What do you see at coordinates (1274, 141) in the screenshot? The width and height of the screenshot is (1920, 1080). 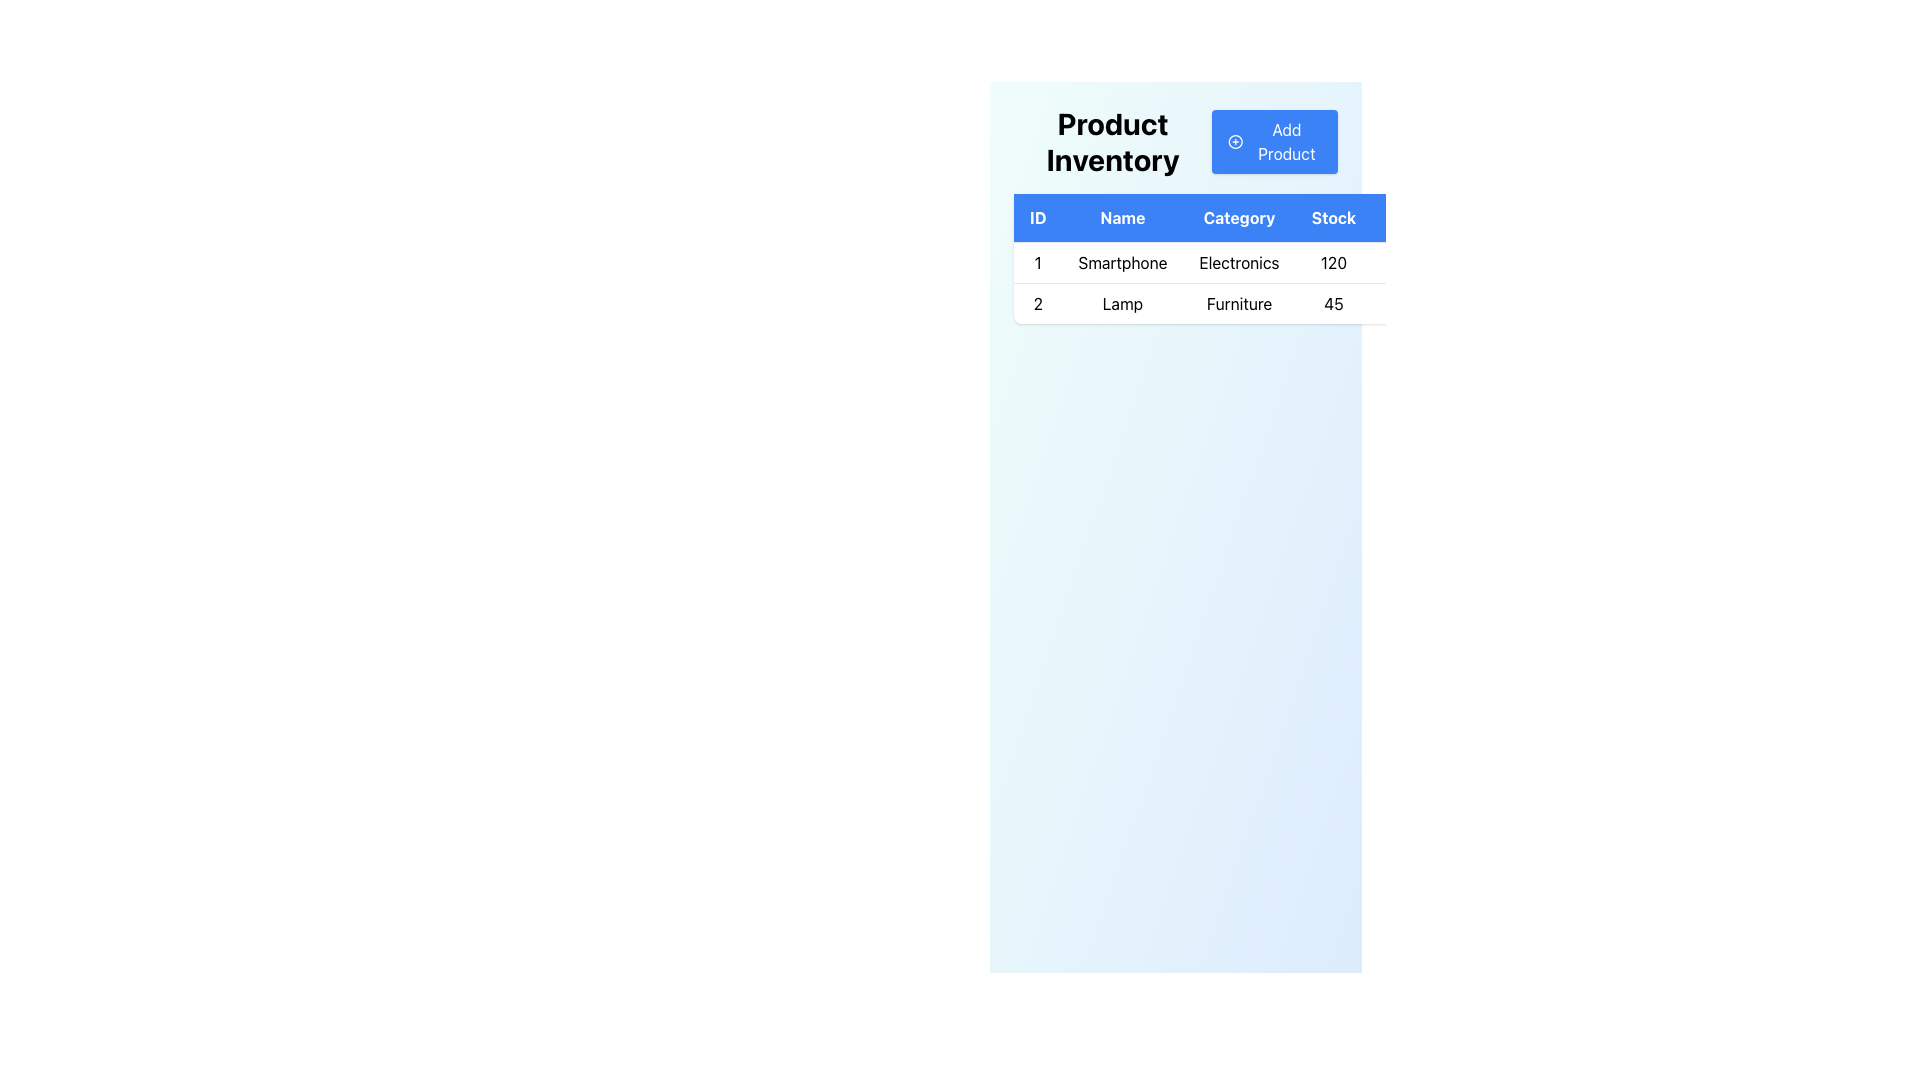 I see `the rectangular button with a blue background and white text reading 'Add Product'` at bounding box center [1274, 141].